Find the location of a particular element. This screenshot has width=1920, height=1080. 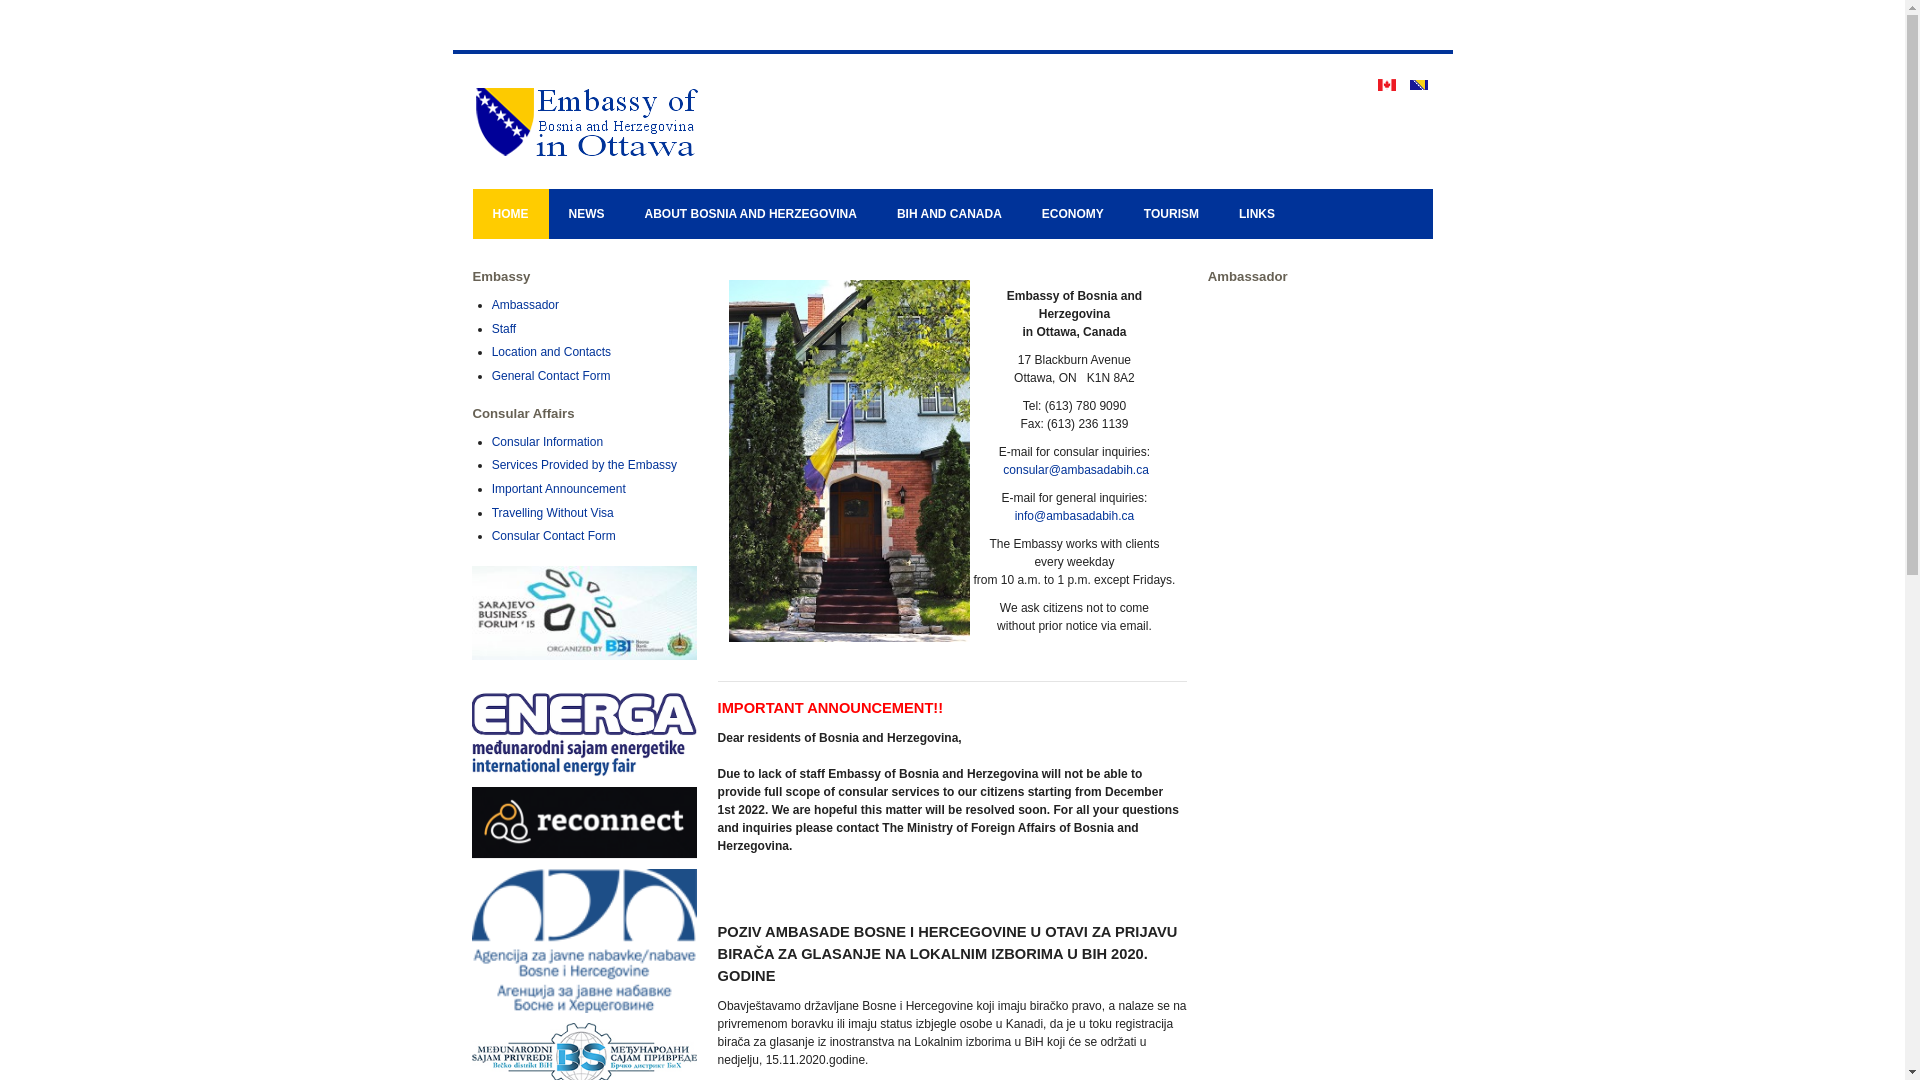

'Consular Contact Form' is located at coordinates (553, 535).